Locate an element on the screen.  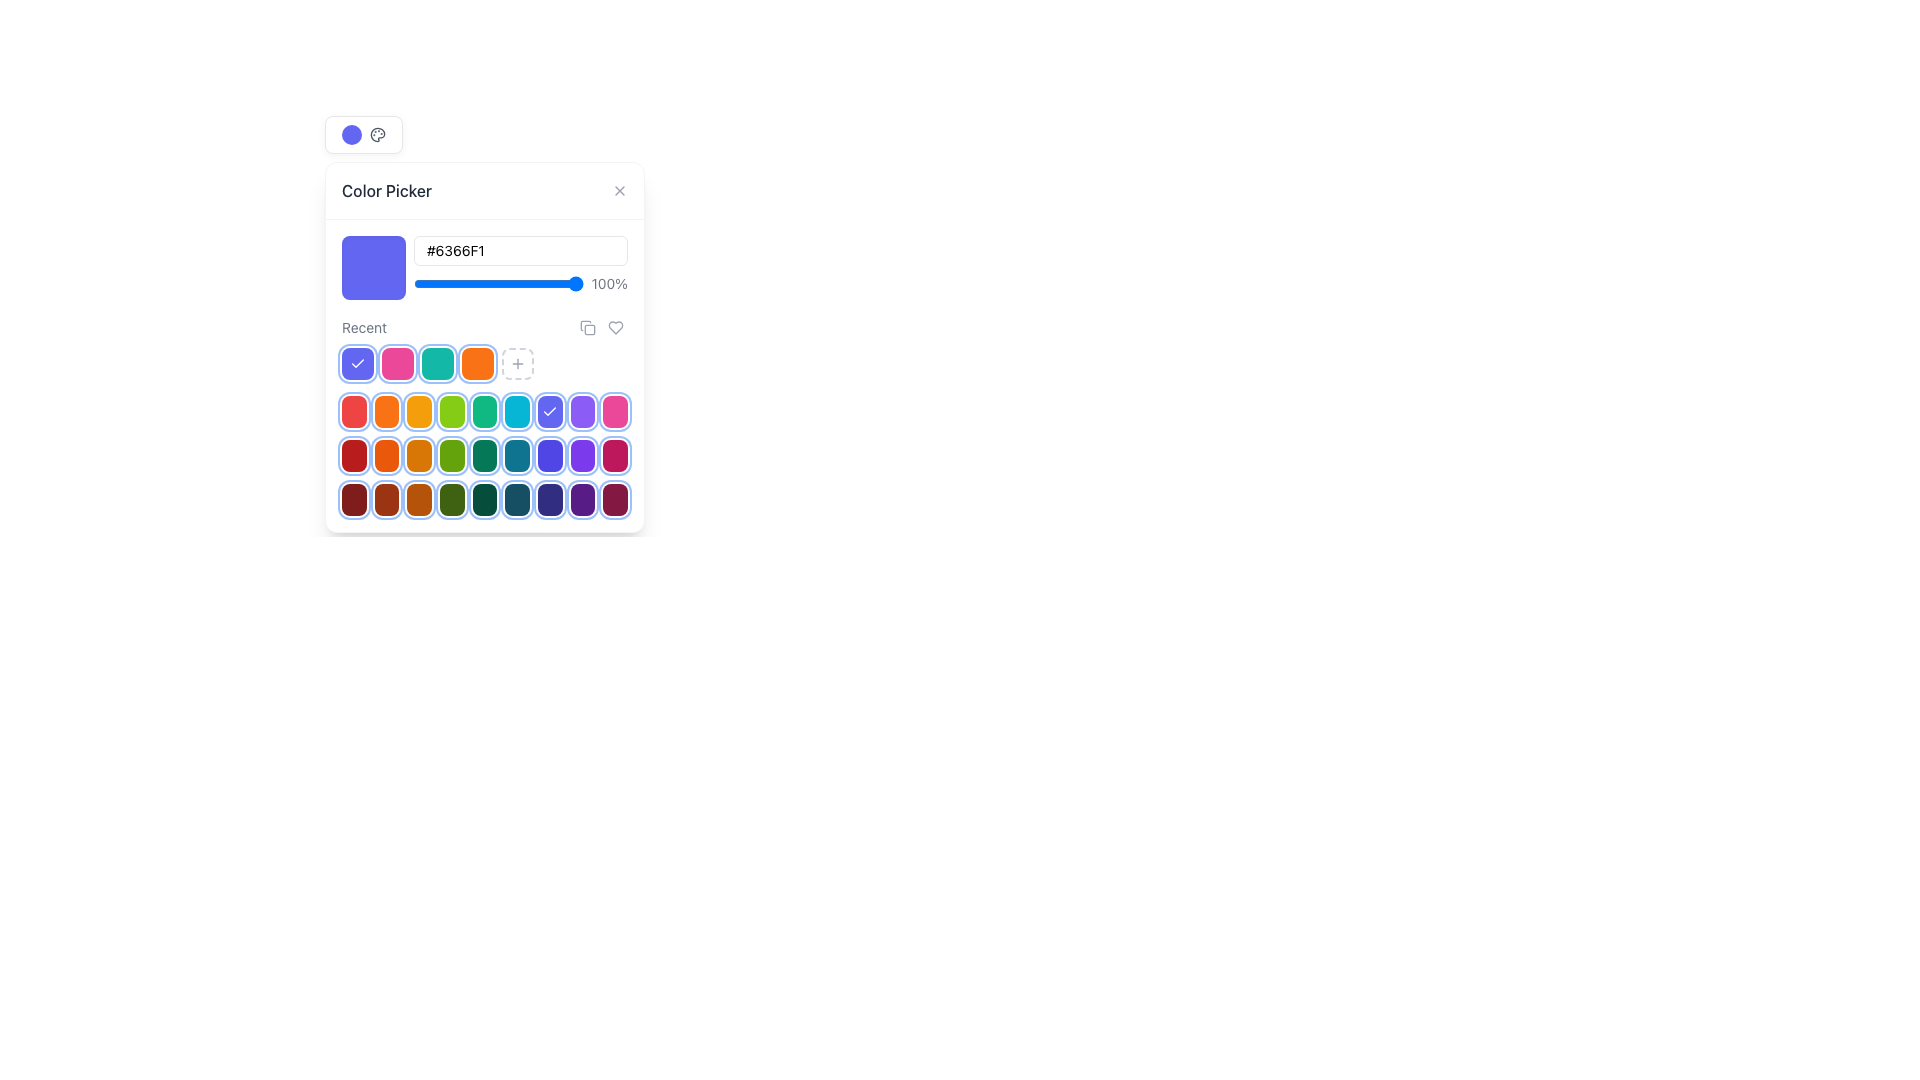
the clickable color selection button, which is the eighth in a horizontal list of color options within the color picker tool, located near the bottom of the dialogue is located at coordinates (582, 455).